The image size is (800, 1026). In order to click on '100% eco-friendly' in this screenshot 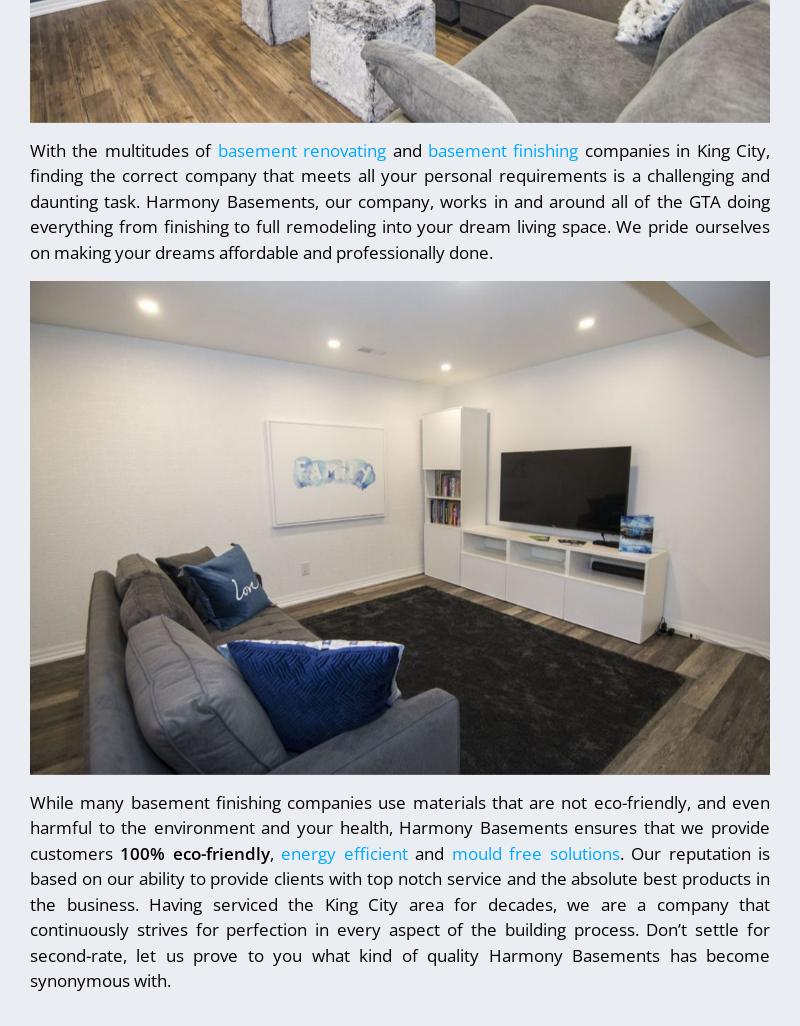, I will do `click(193, 852)`.